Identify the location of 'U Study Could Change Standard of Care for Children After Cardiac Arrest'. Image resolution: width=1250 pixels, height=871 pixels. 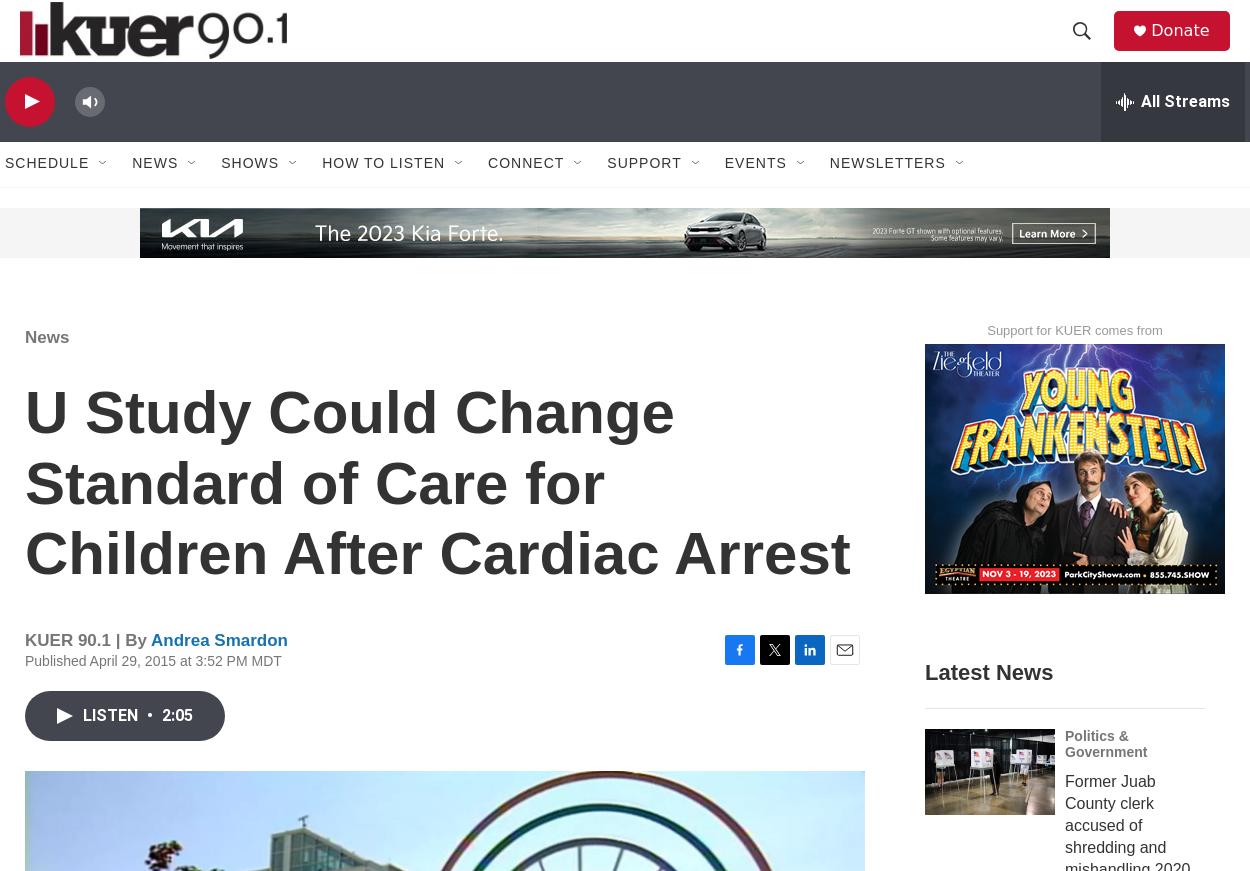
(437, 525).